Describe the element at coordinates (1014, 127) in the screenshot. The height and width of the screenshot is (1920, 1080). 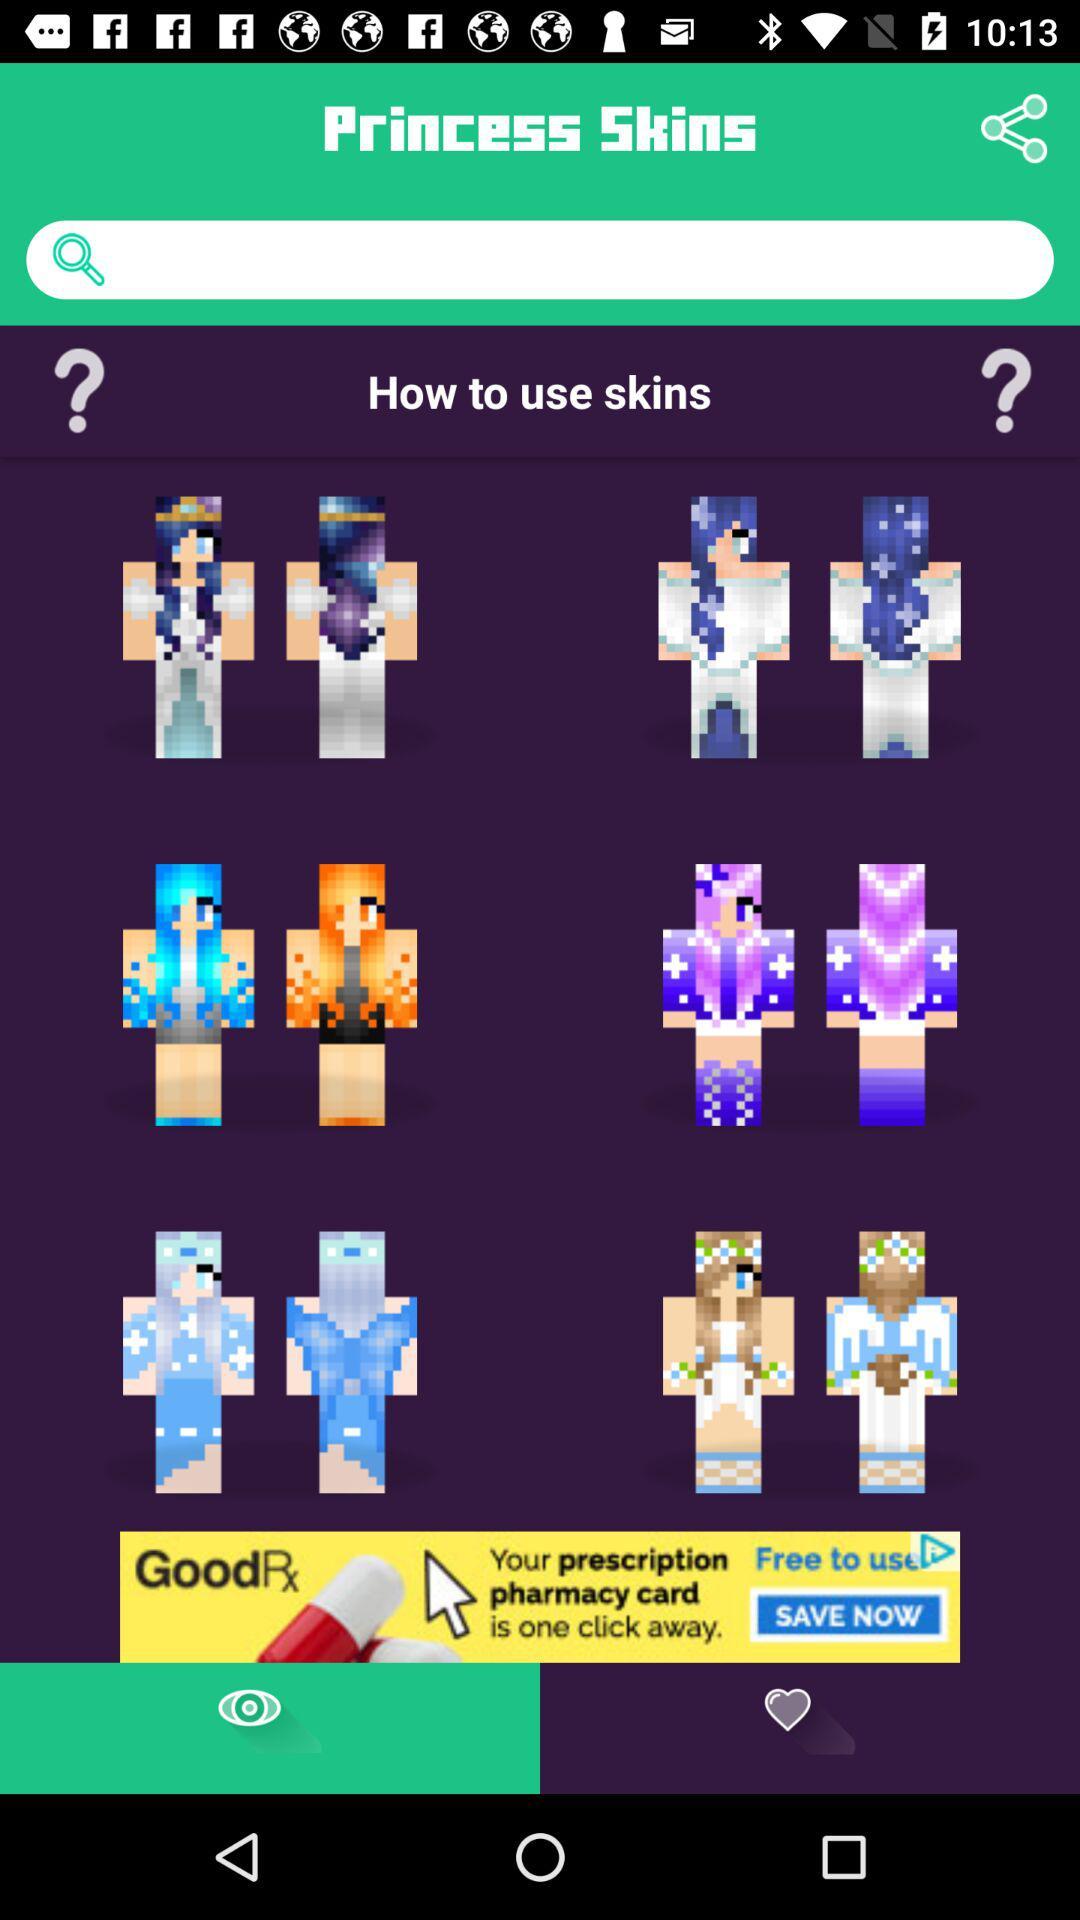
I see `the share icon` at that location.